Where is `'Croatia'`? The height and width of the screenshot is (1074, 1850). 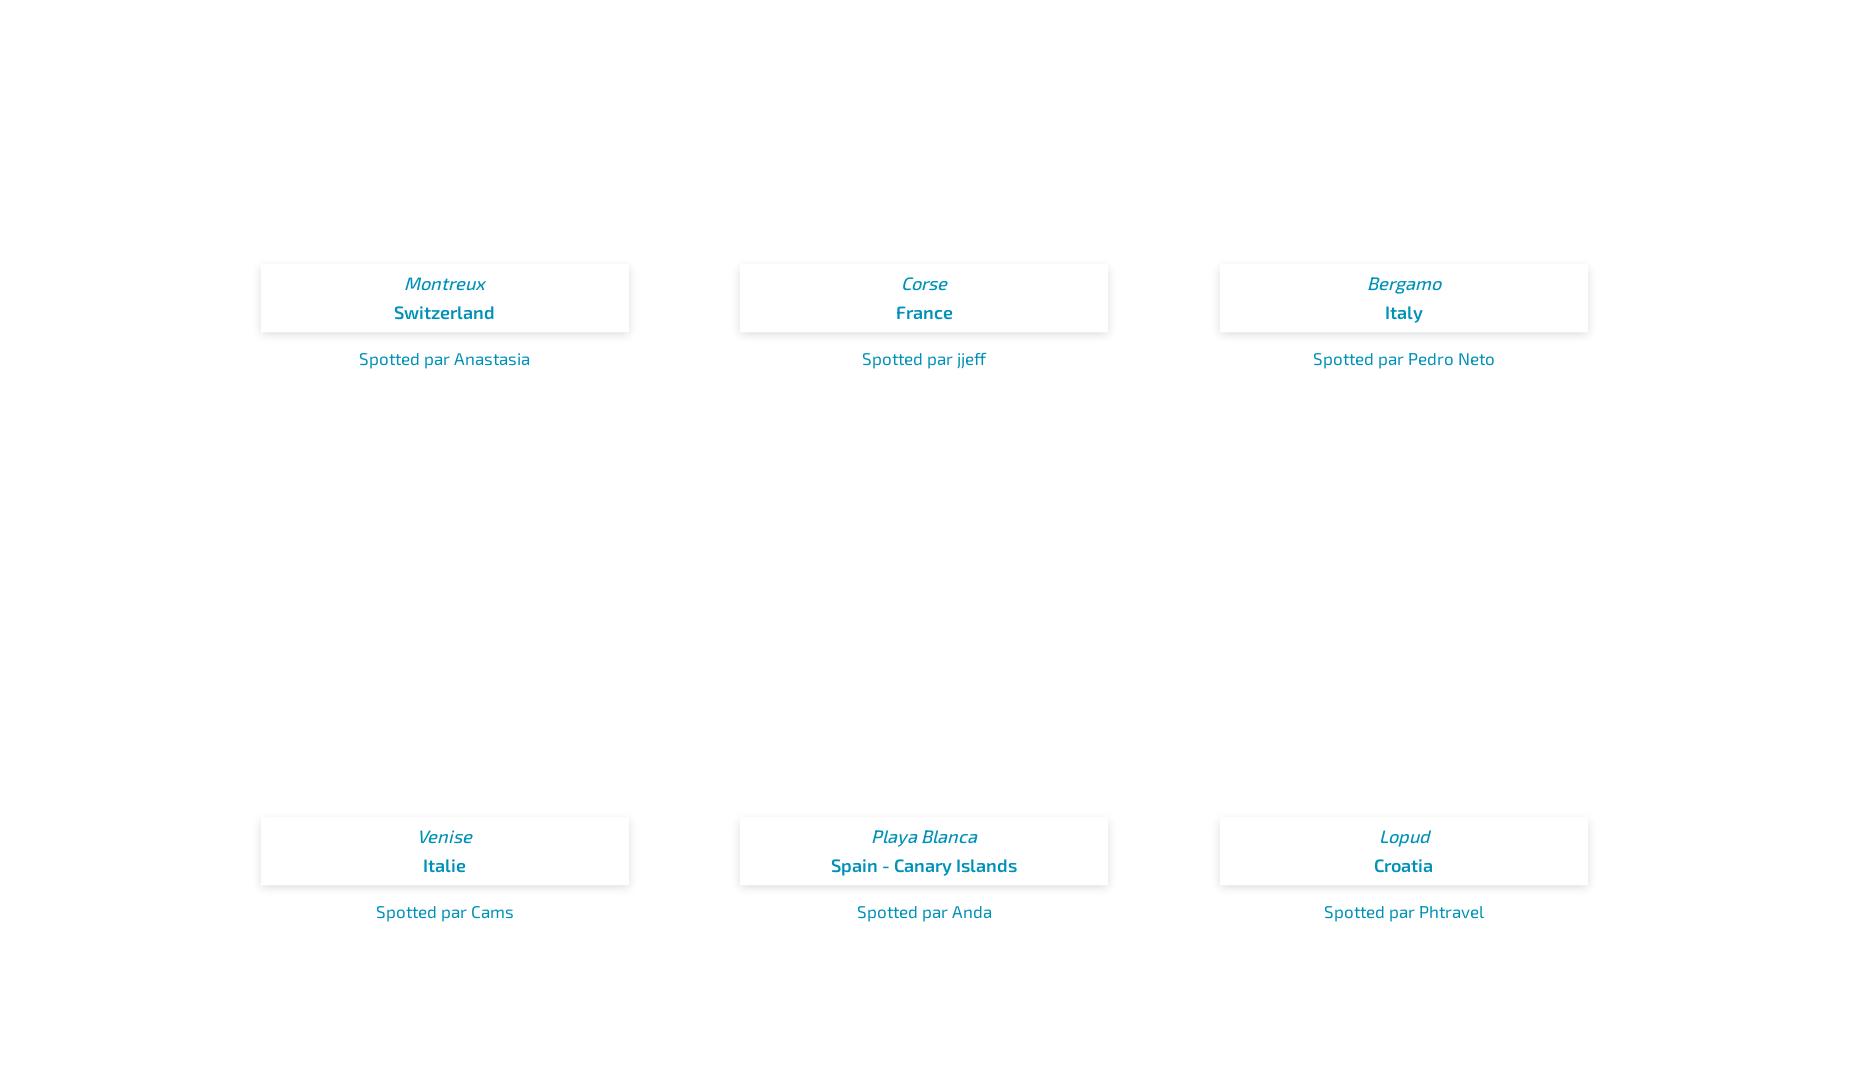 'Croatia' is located at coordinates (1403, 863).